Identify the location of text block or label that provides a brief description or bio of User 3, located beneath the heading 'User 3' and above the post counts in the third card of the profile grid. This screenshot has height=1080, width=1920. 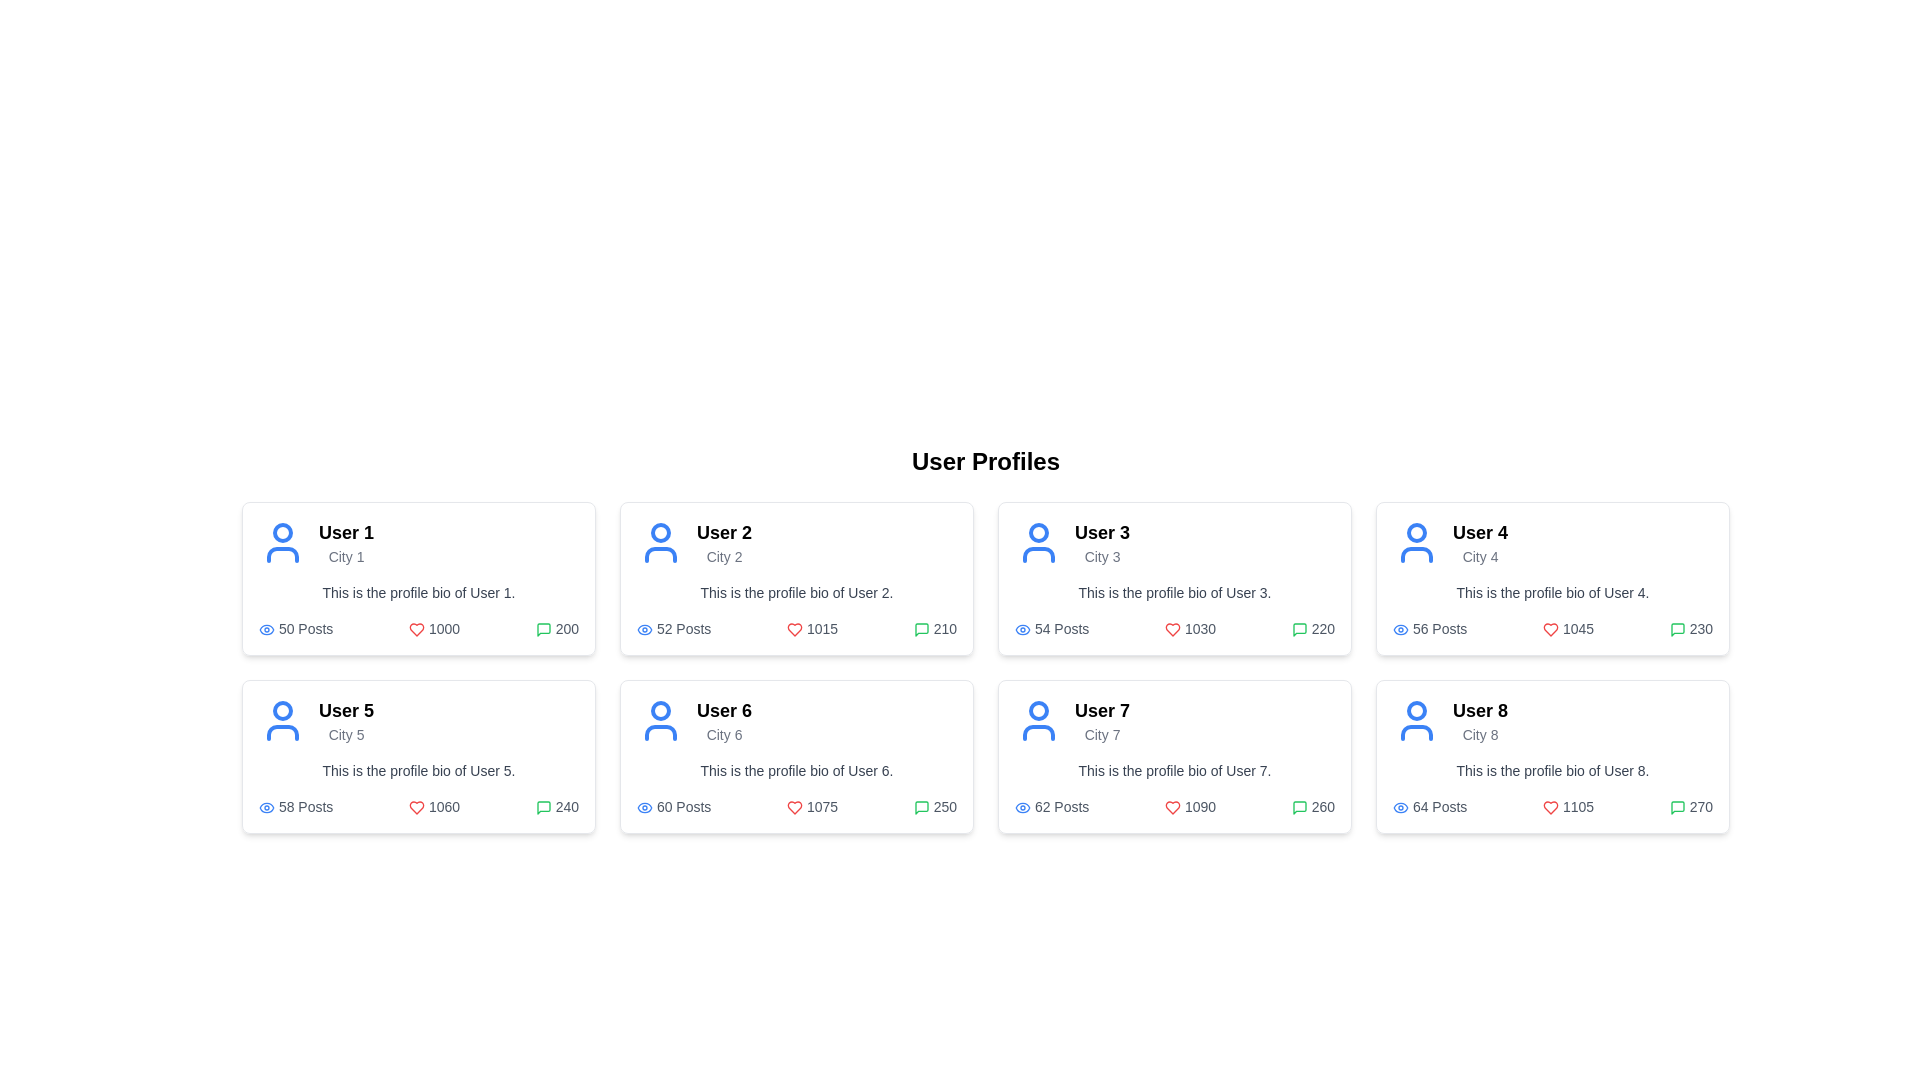
(1175, 592).